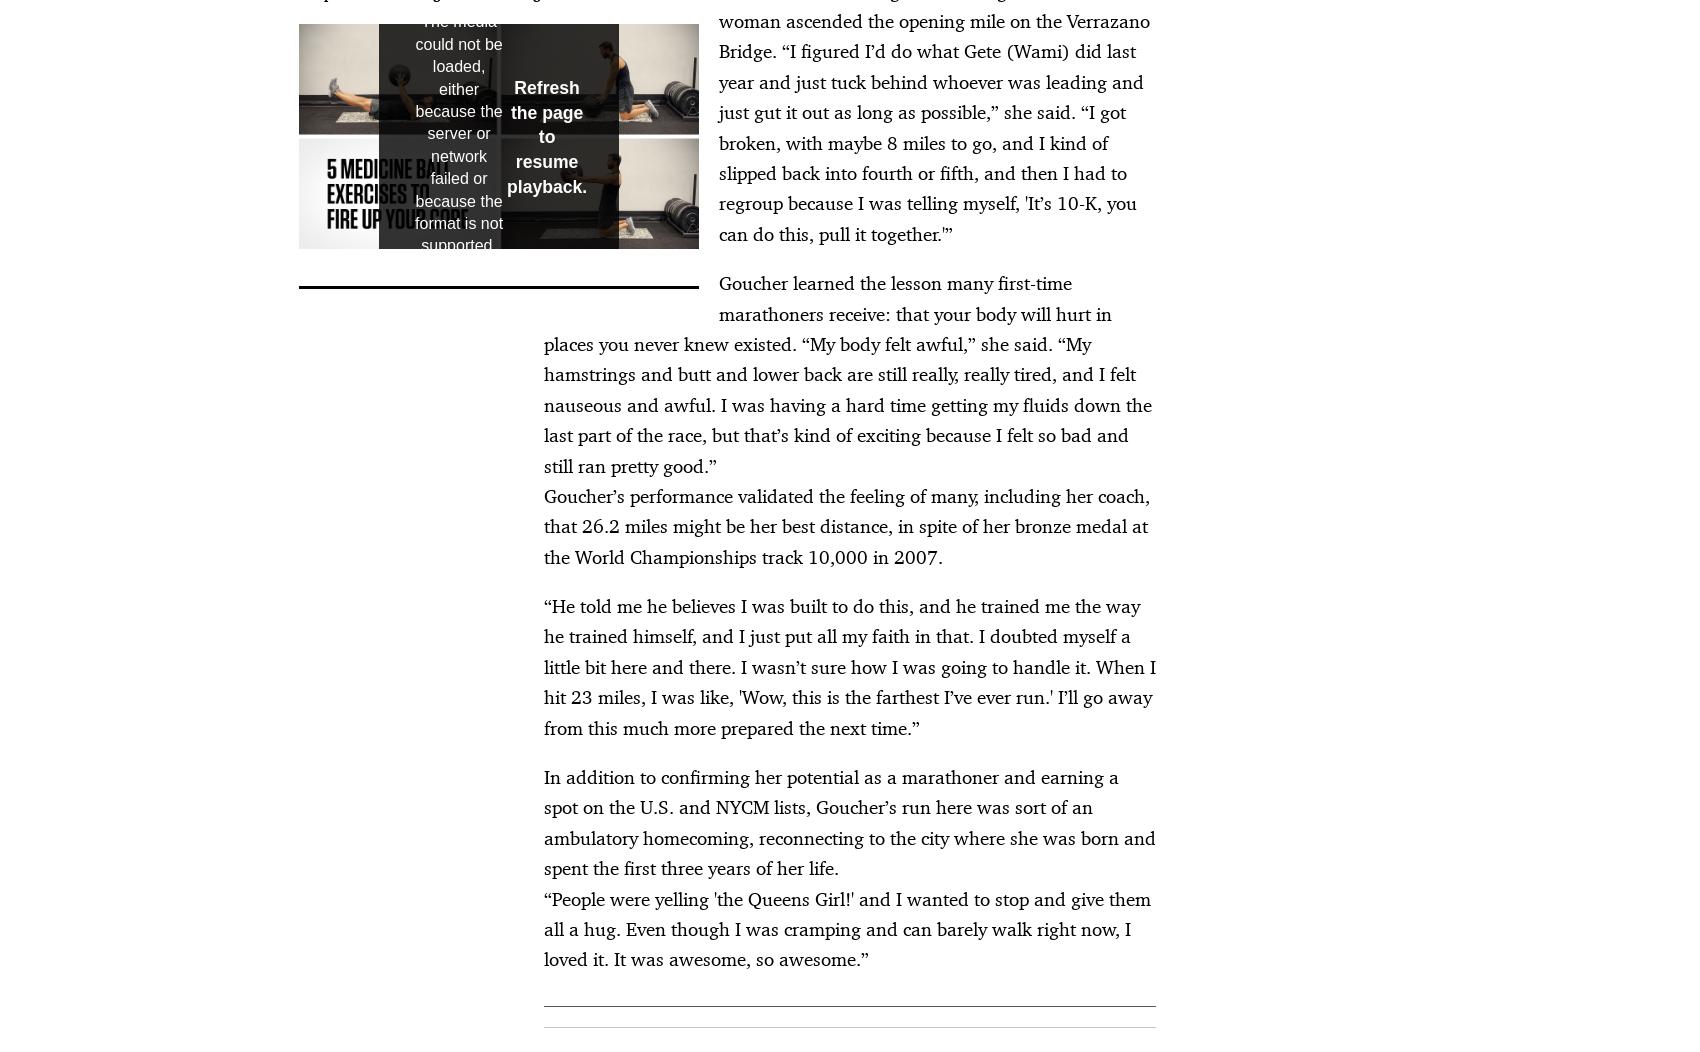 This screenshot has width=1700, height=1052. What do you see at coordinates (328, 561) in the screenshot?
I see `'Newsletter'` at bounding box center [328, 561].